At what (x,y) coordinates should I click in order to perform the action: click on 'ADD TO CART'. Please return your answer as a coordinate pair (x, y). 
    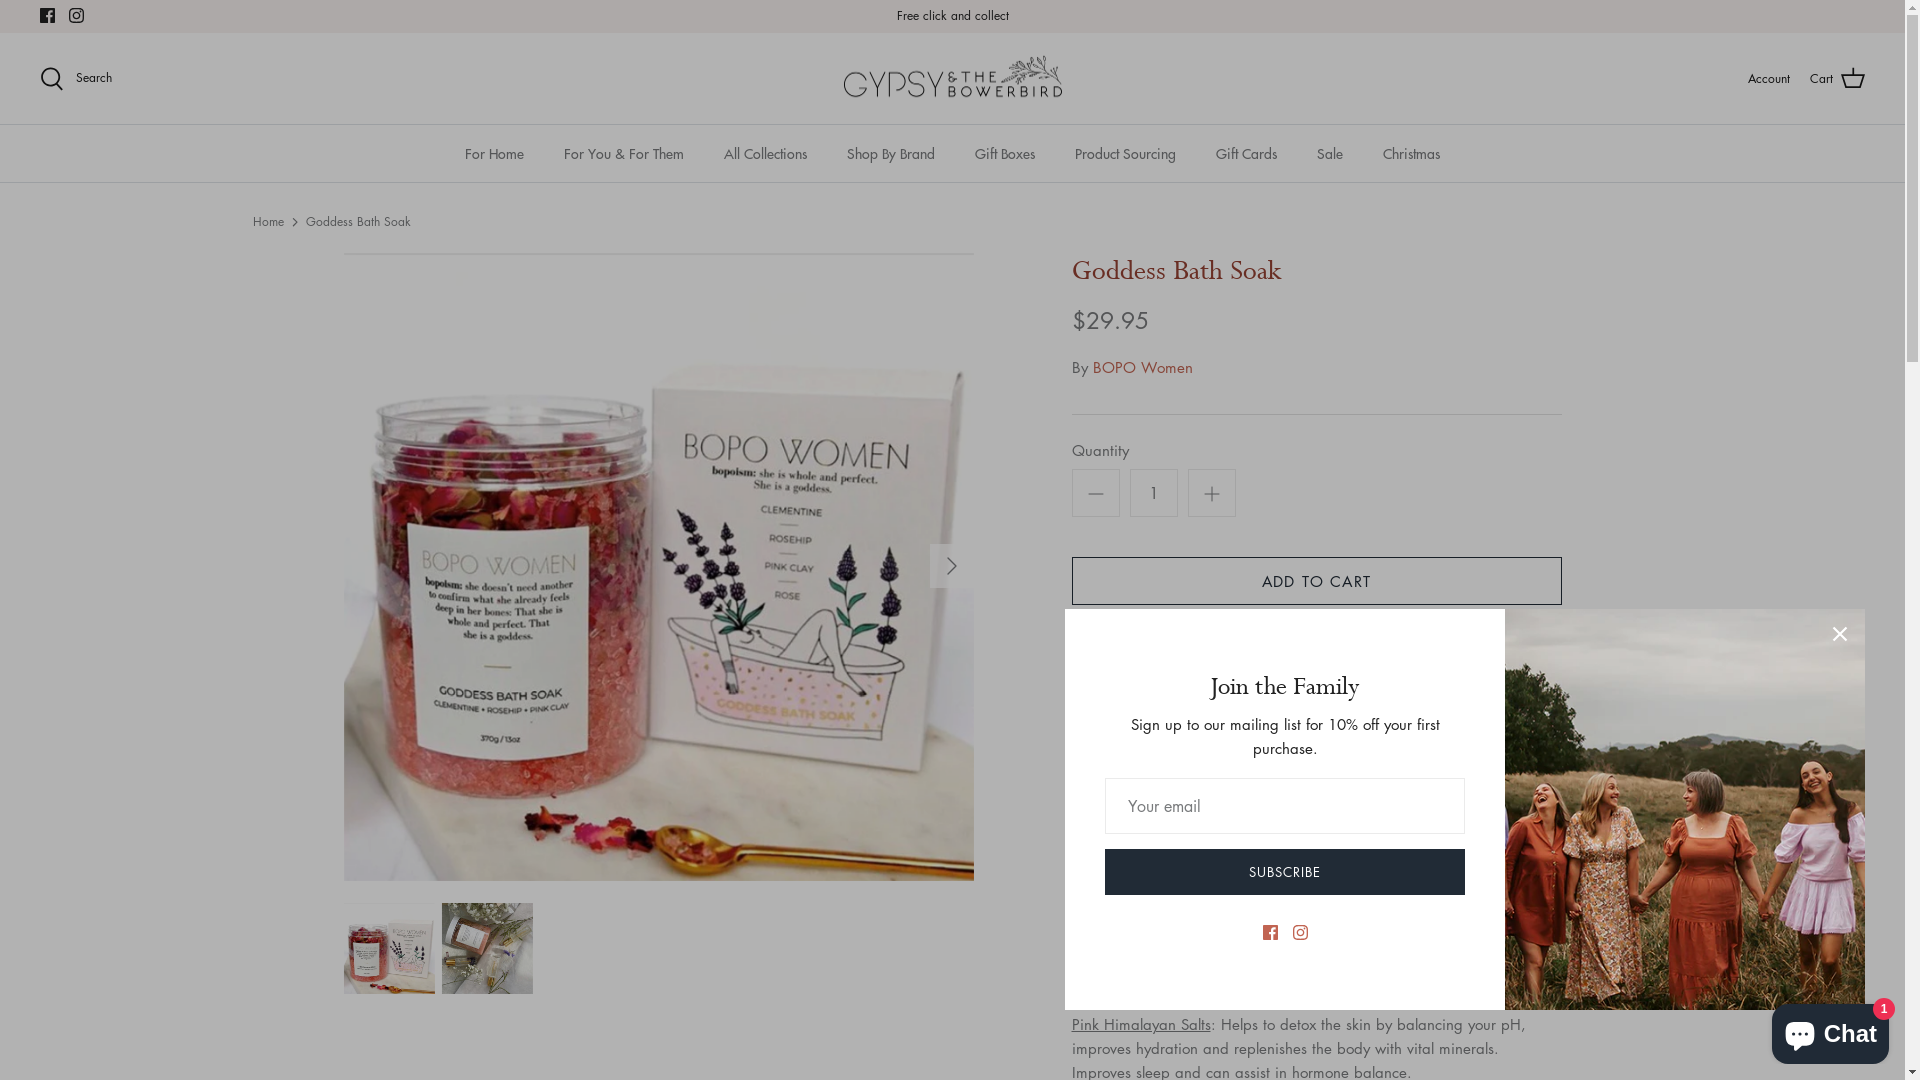
    Looking at the image, I should click on (1316, 581).